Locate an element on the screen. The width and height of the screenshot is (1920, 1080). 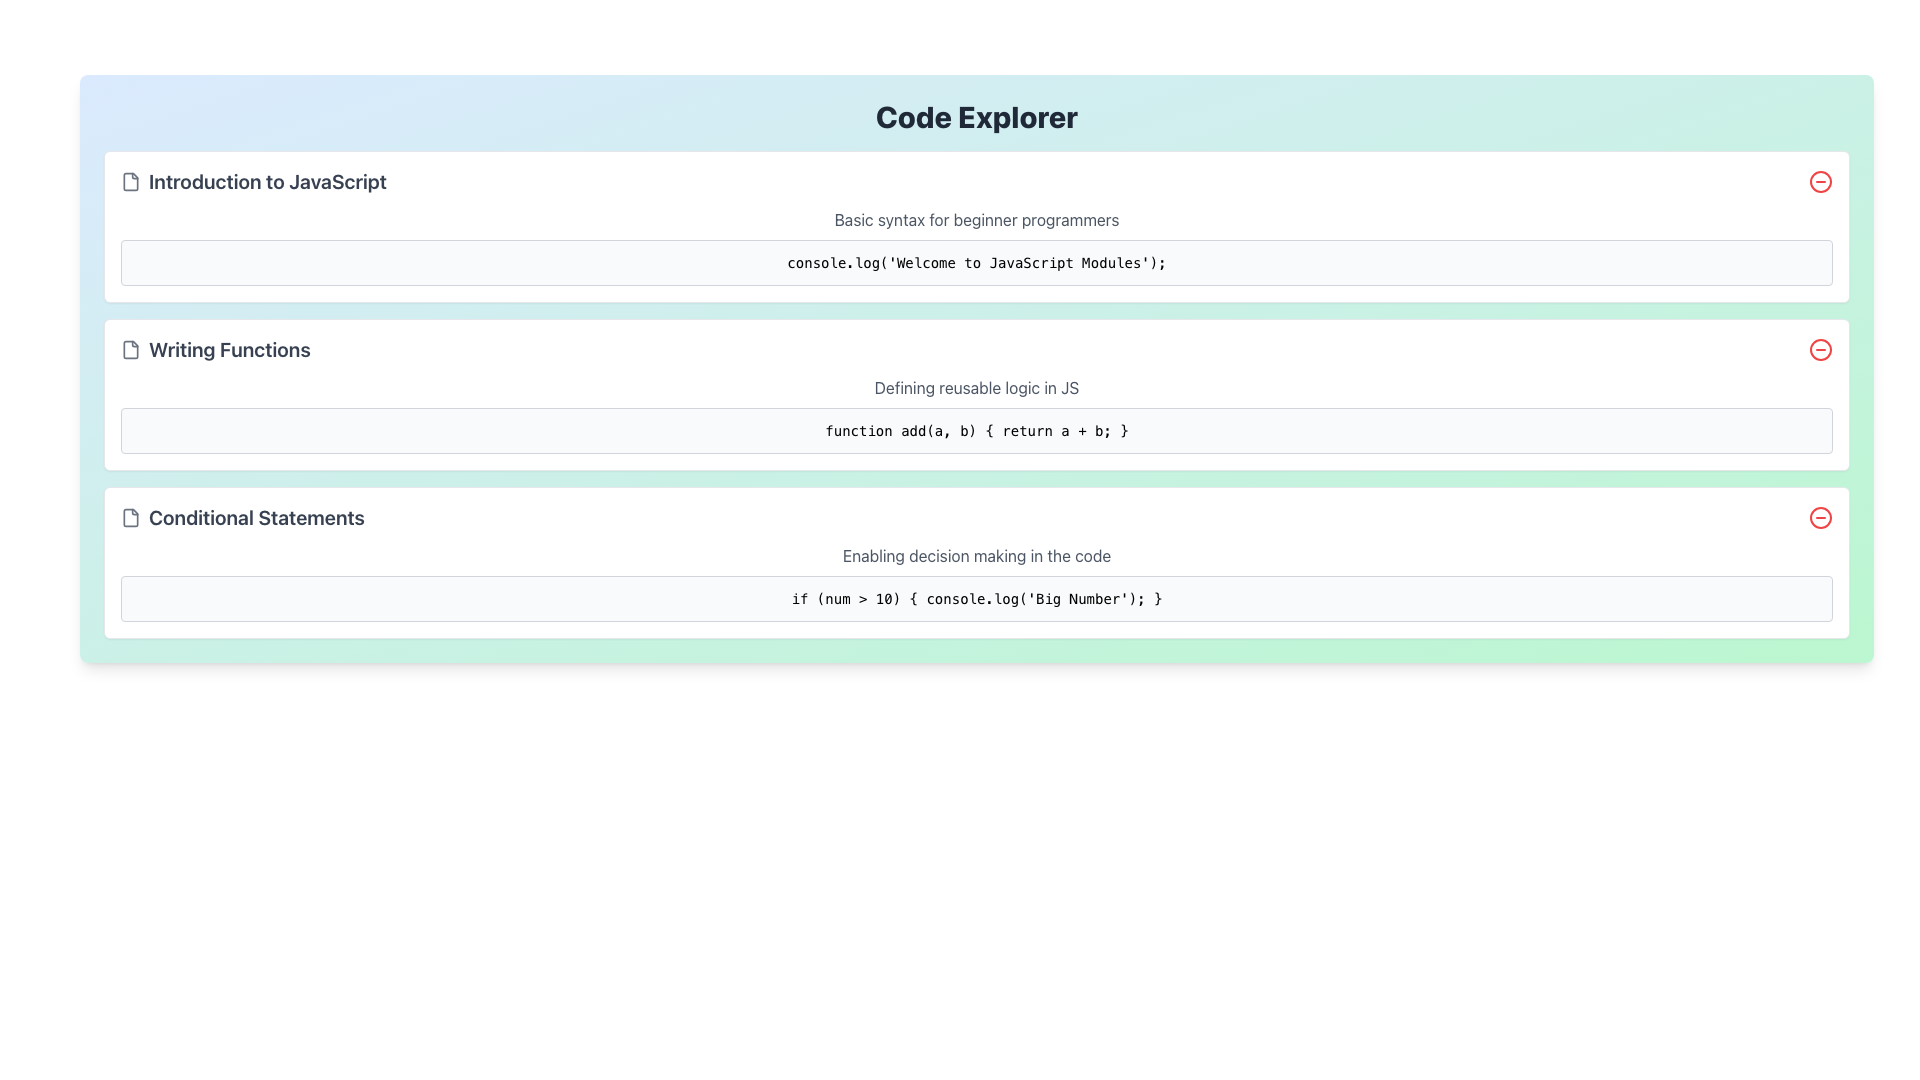
the small gray file icon located to the left of the 'Introduction to JavaScript' heading, aligned to its vertical center is located at coordinates (129, 181).